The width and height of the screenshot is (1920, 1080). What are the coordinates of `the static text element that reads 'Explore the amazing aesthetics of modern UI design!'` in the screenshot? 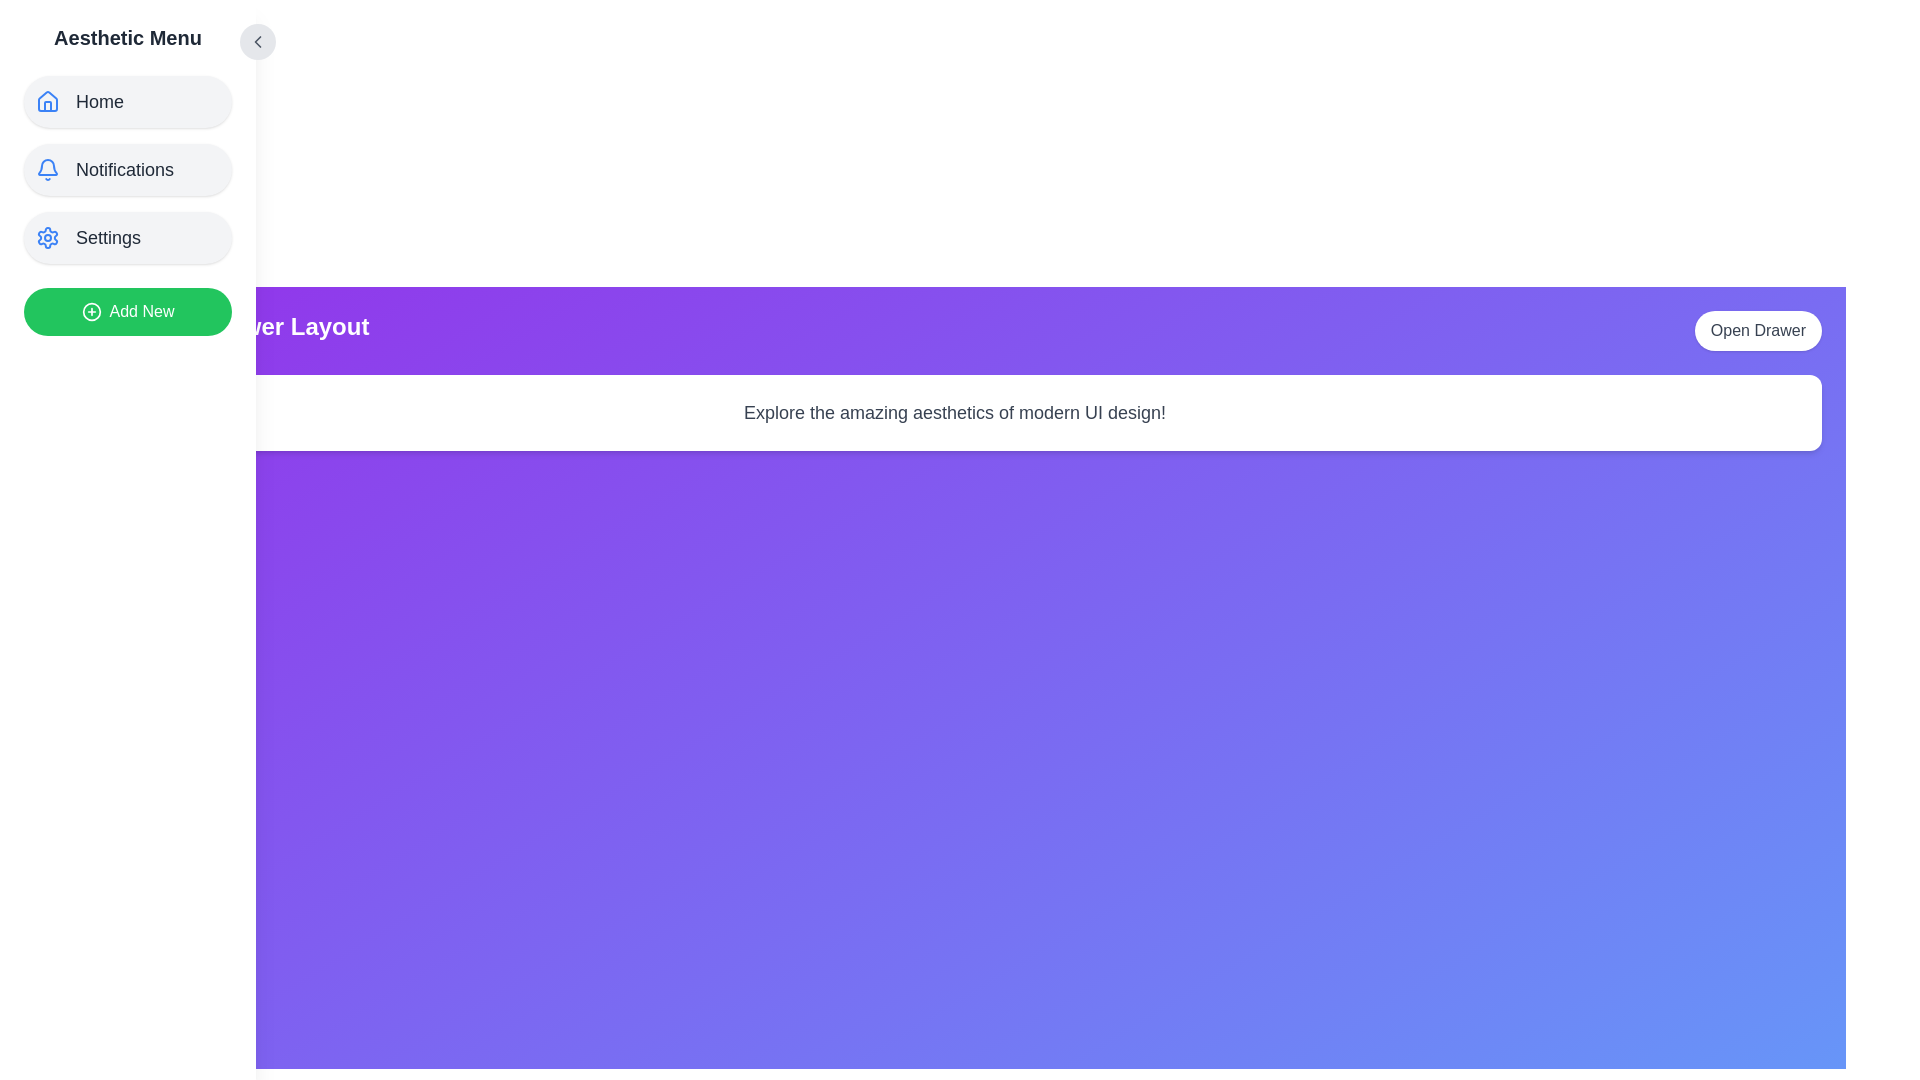 It's located at (954, 411).